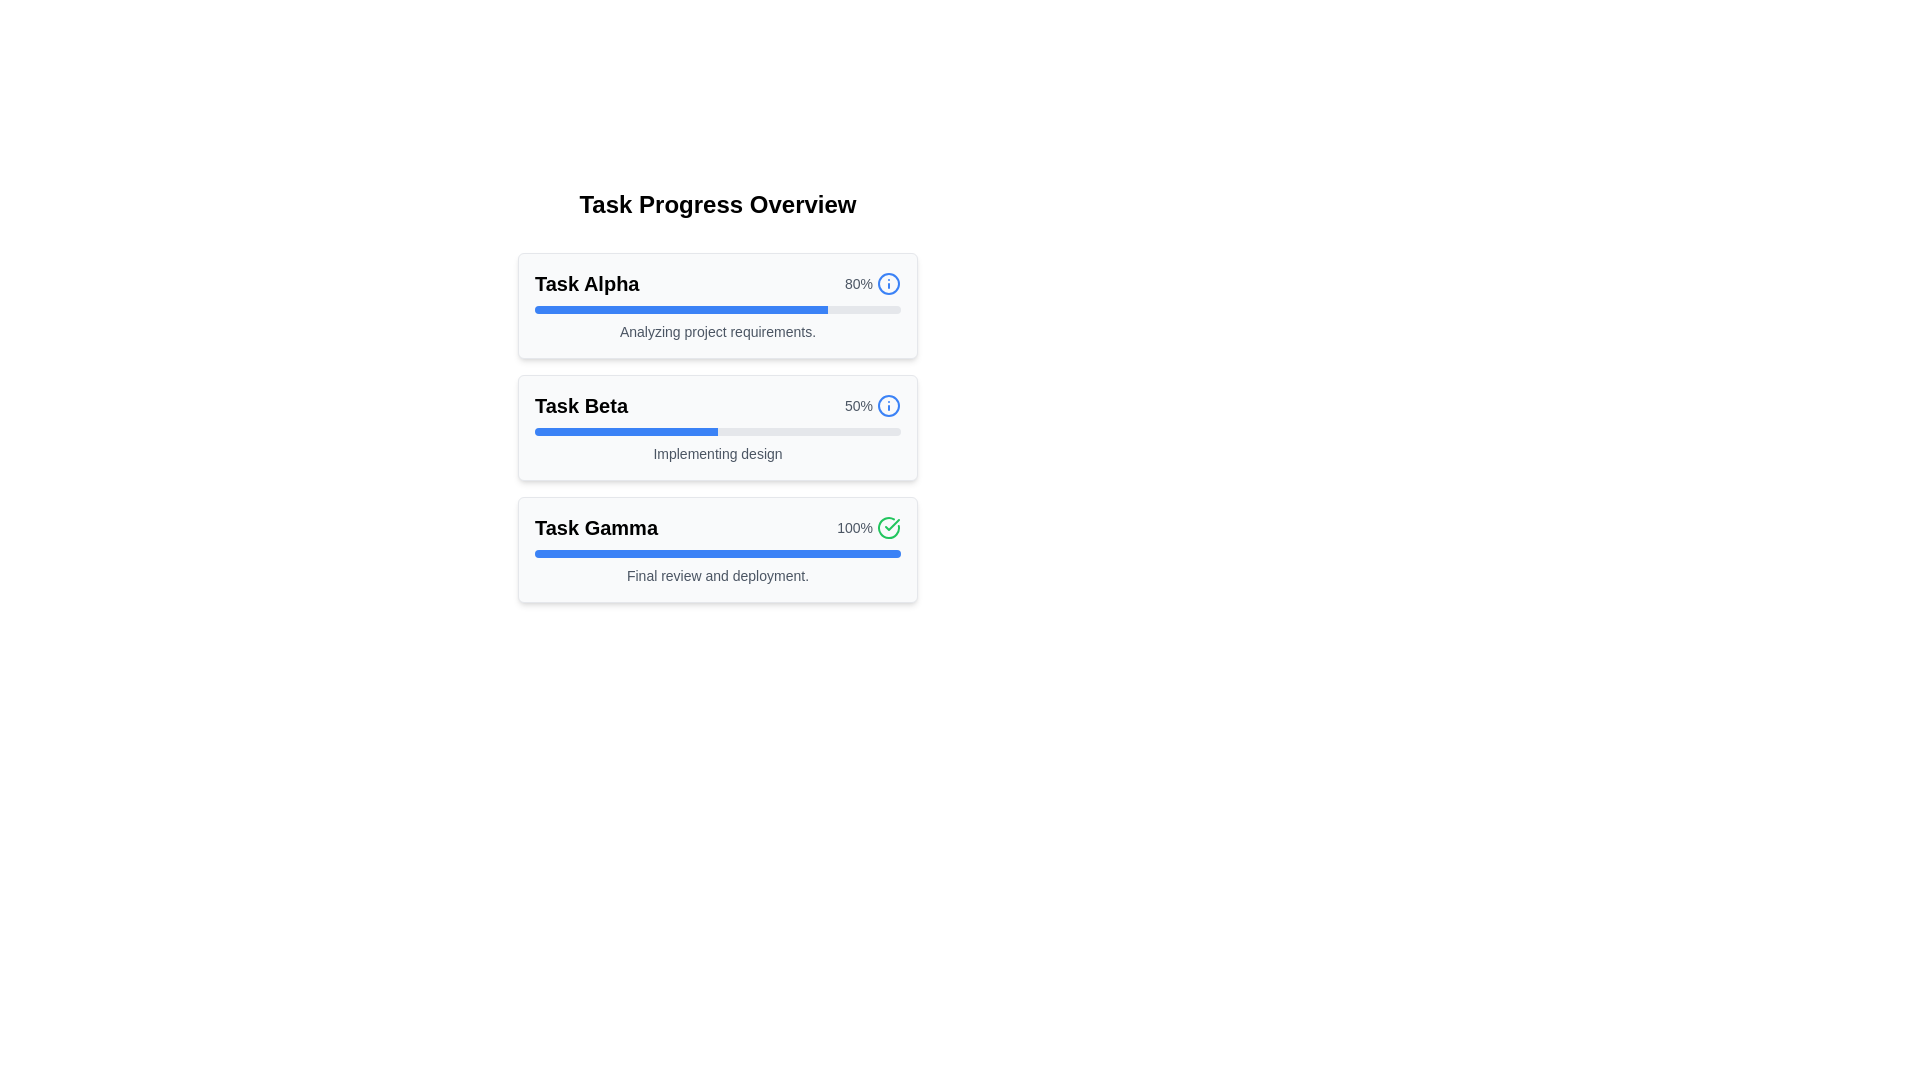  Describe the element at coordinates (891, 523) in the screenshot. I see `the green checkmark icon representing the completed state in the 'Task Gamma' progress card, located in the top-right corner next to the '100%' text` at that location.